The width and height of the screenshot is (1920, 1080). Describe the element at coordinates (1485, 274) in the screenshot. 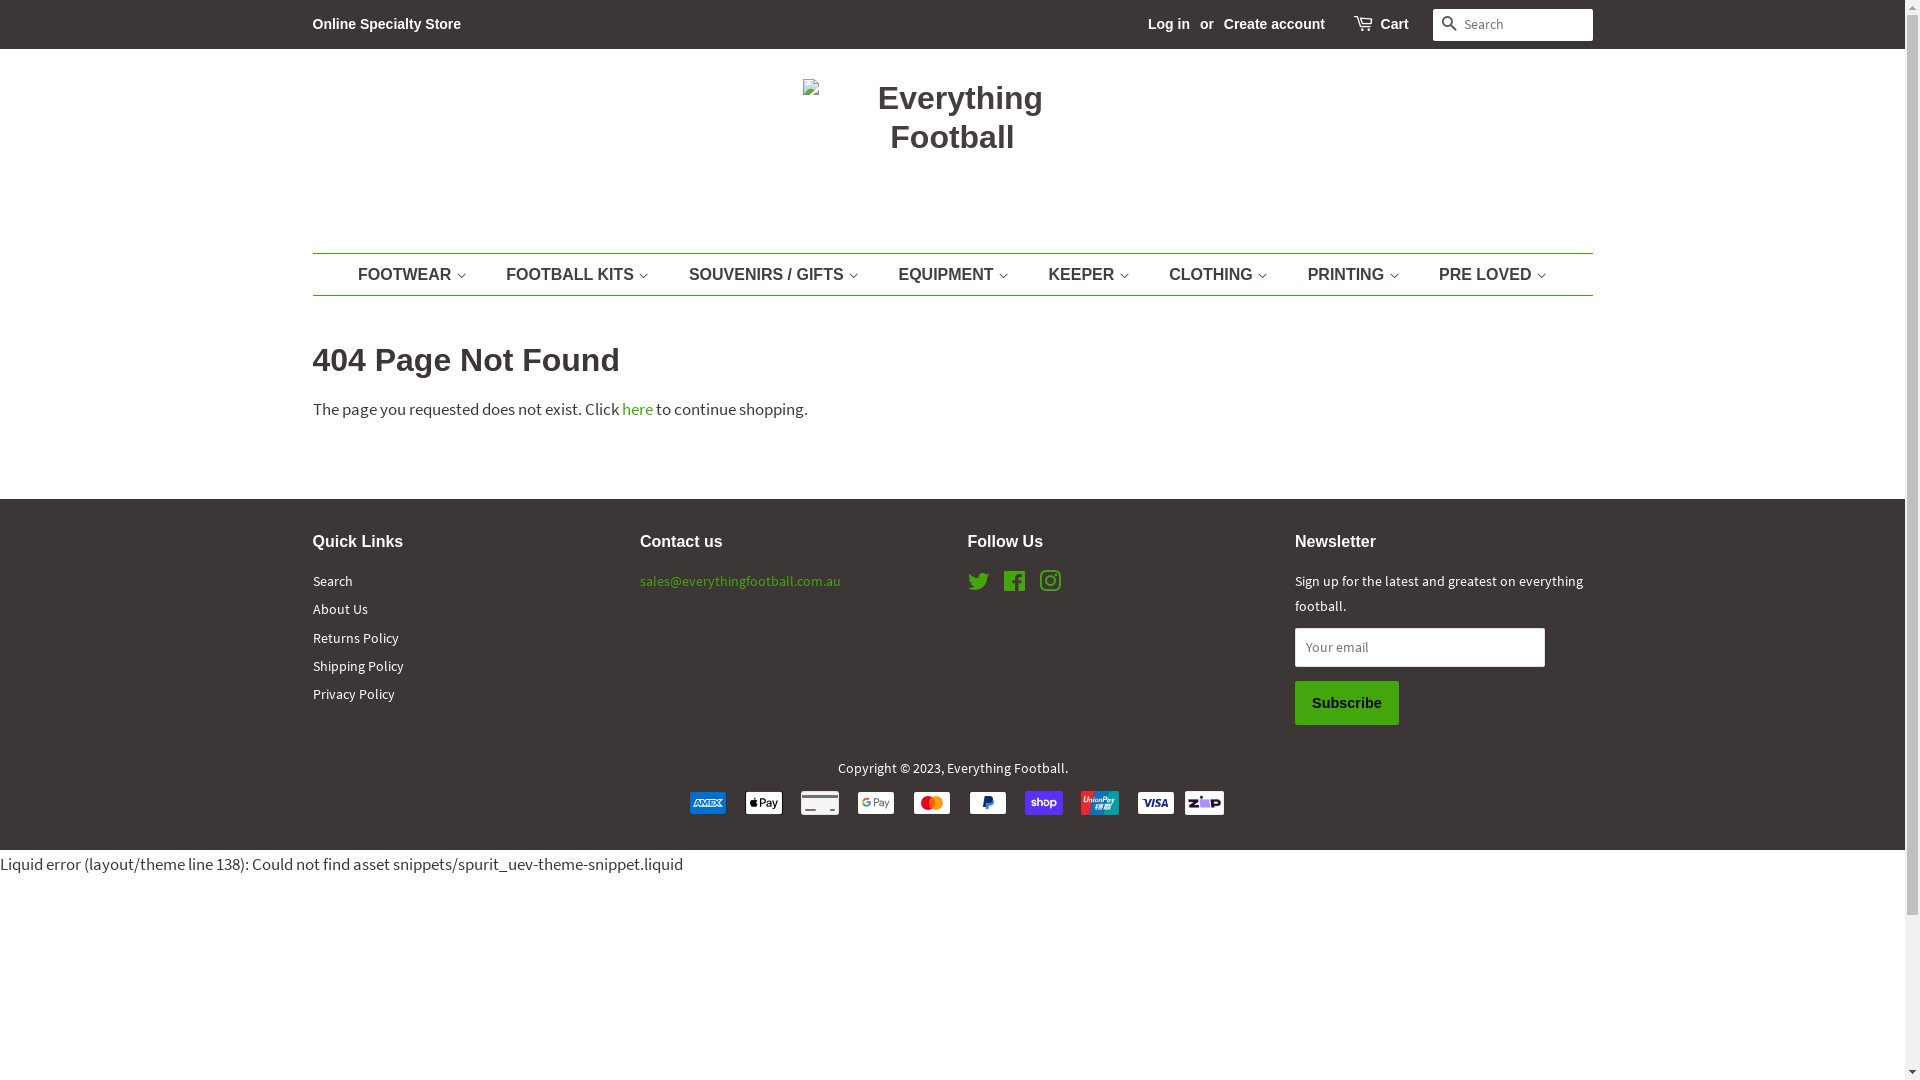

I see `'PRE LOVED'` at that location.